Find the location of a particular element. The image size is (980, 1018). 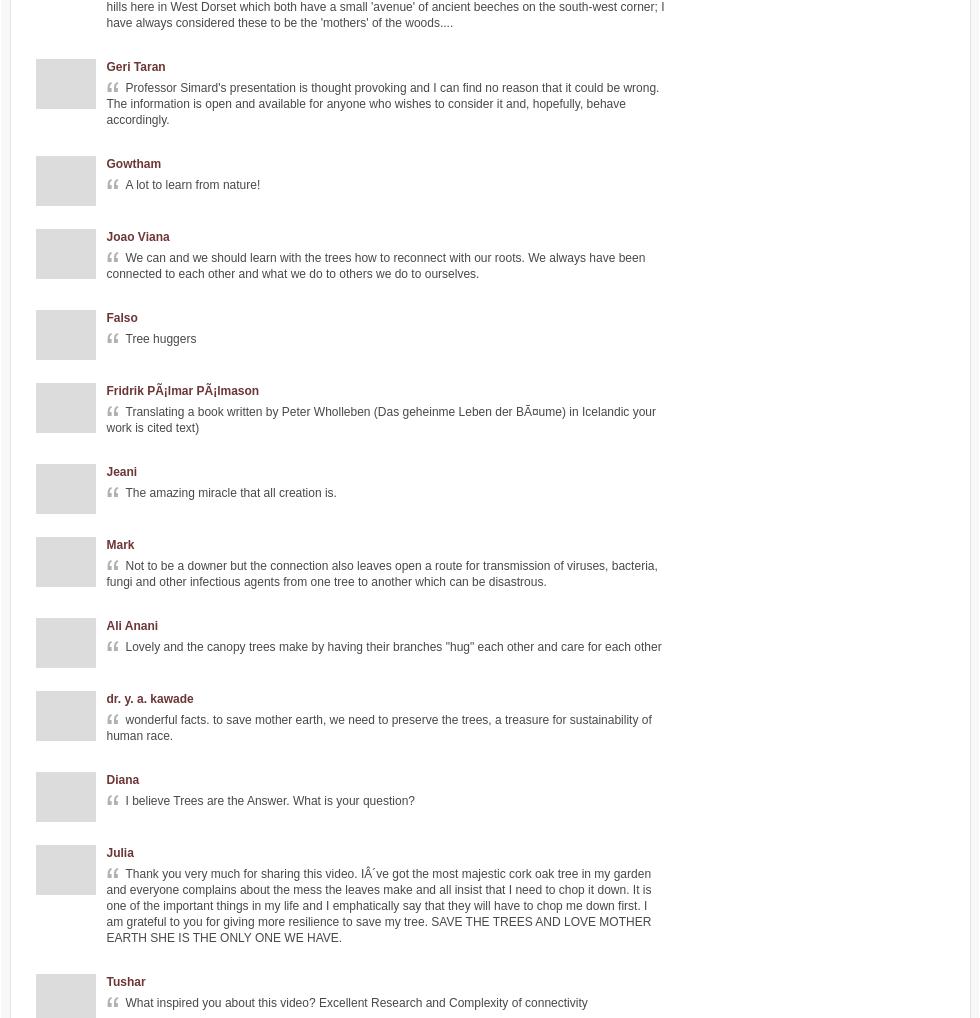

'Michele Perez' is located at coordinates (750, 273).